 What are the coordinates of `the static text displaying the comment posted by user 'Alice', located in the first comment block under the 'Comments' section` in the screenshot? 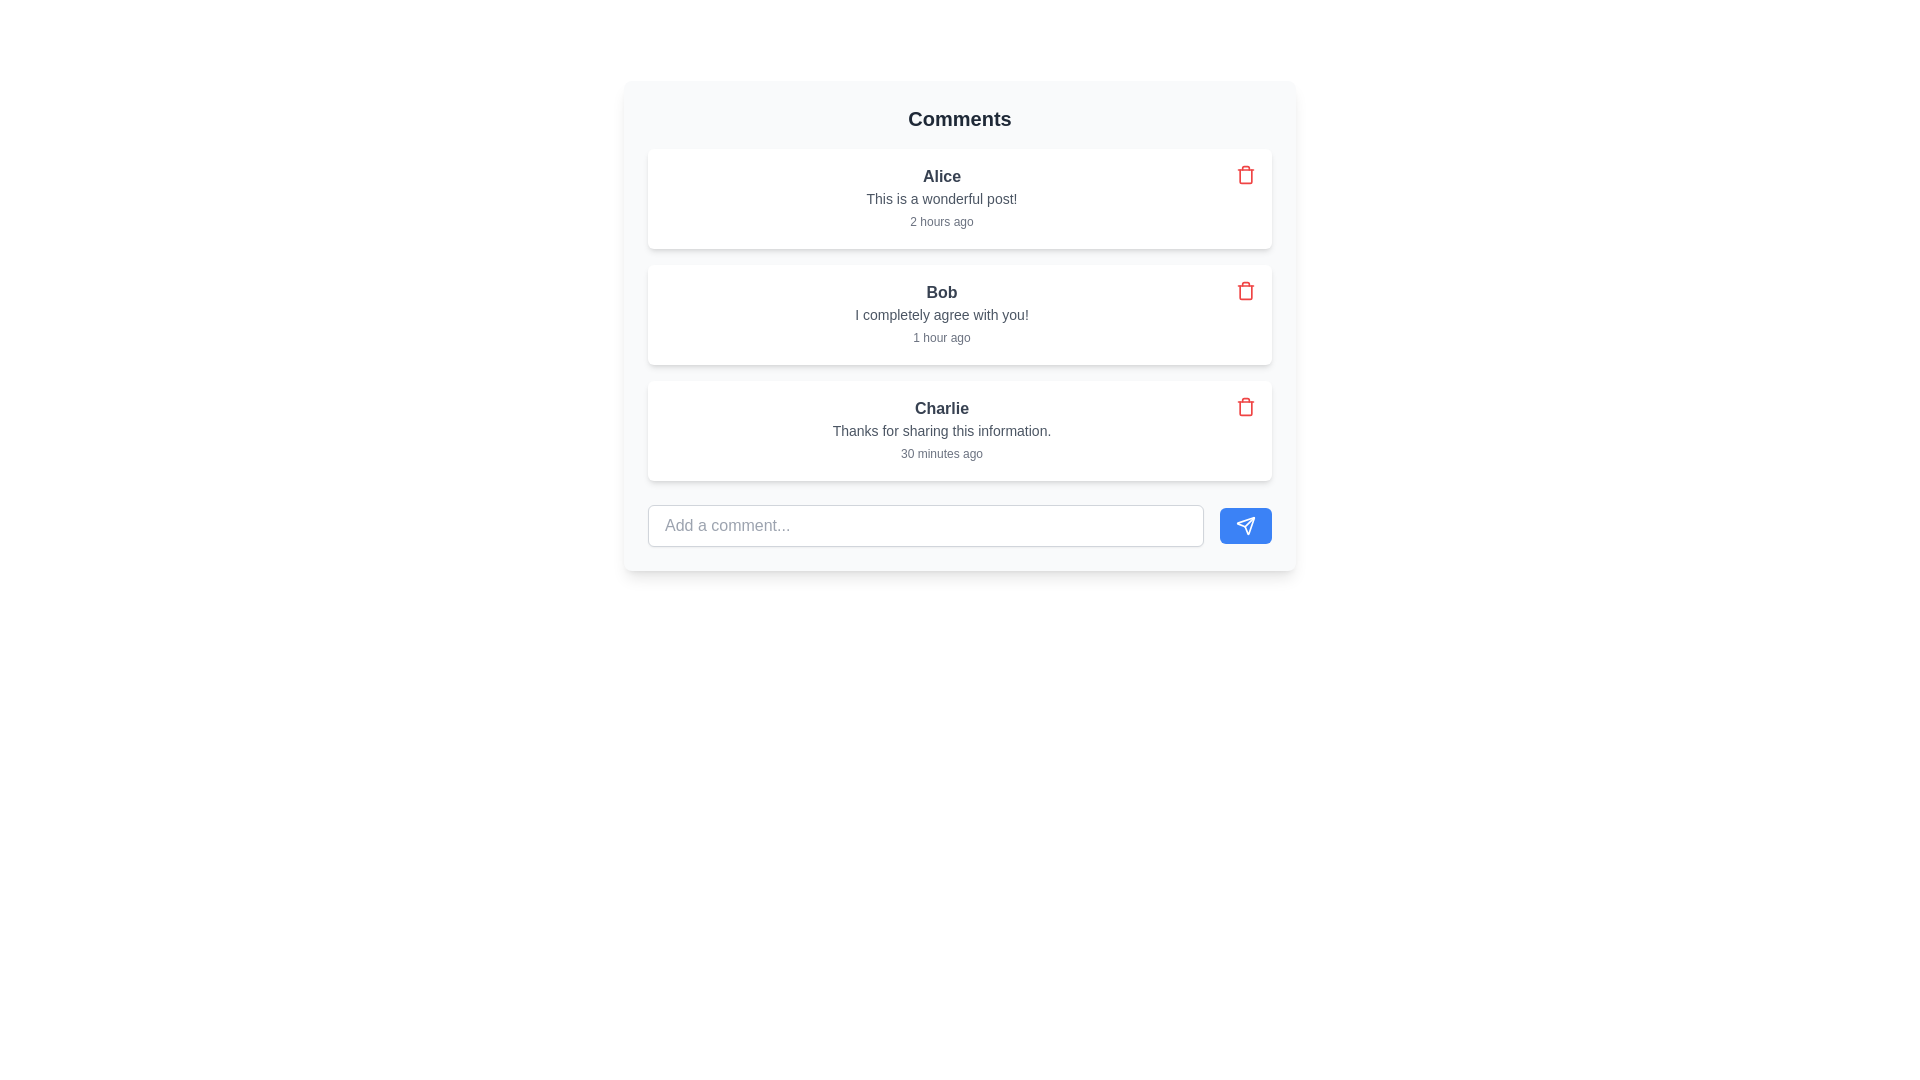 It's located at (940, 199).